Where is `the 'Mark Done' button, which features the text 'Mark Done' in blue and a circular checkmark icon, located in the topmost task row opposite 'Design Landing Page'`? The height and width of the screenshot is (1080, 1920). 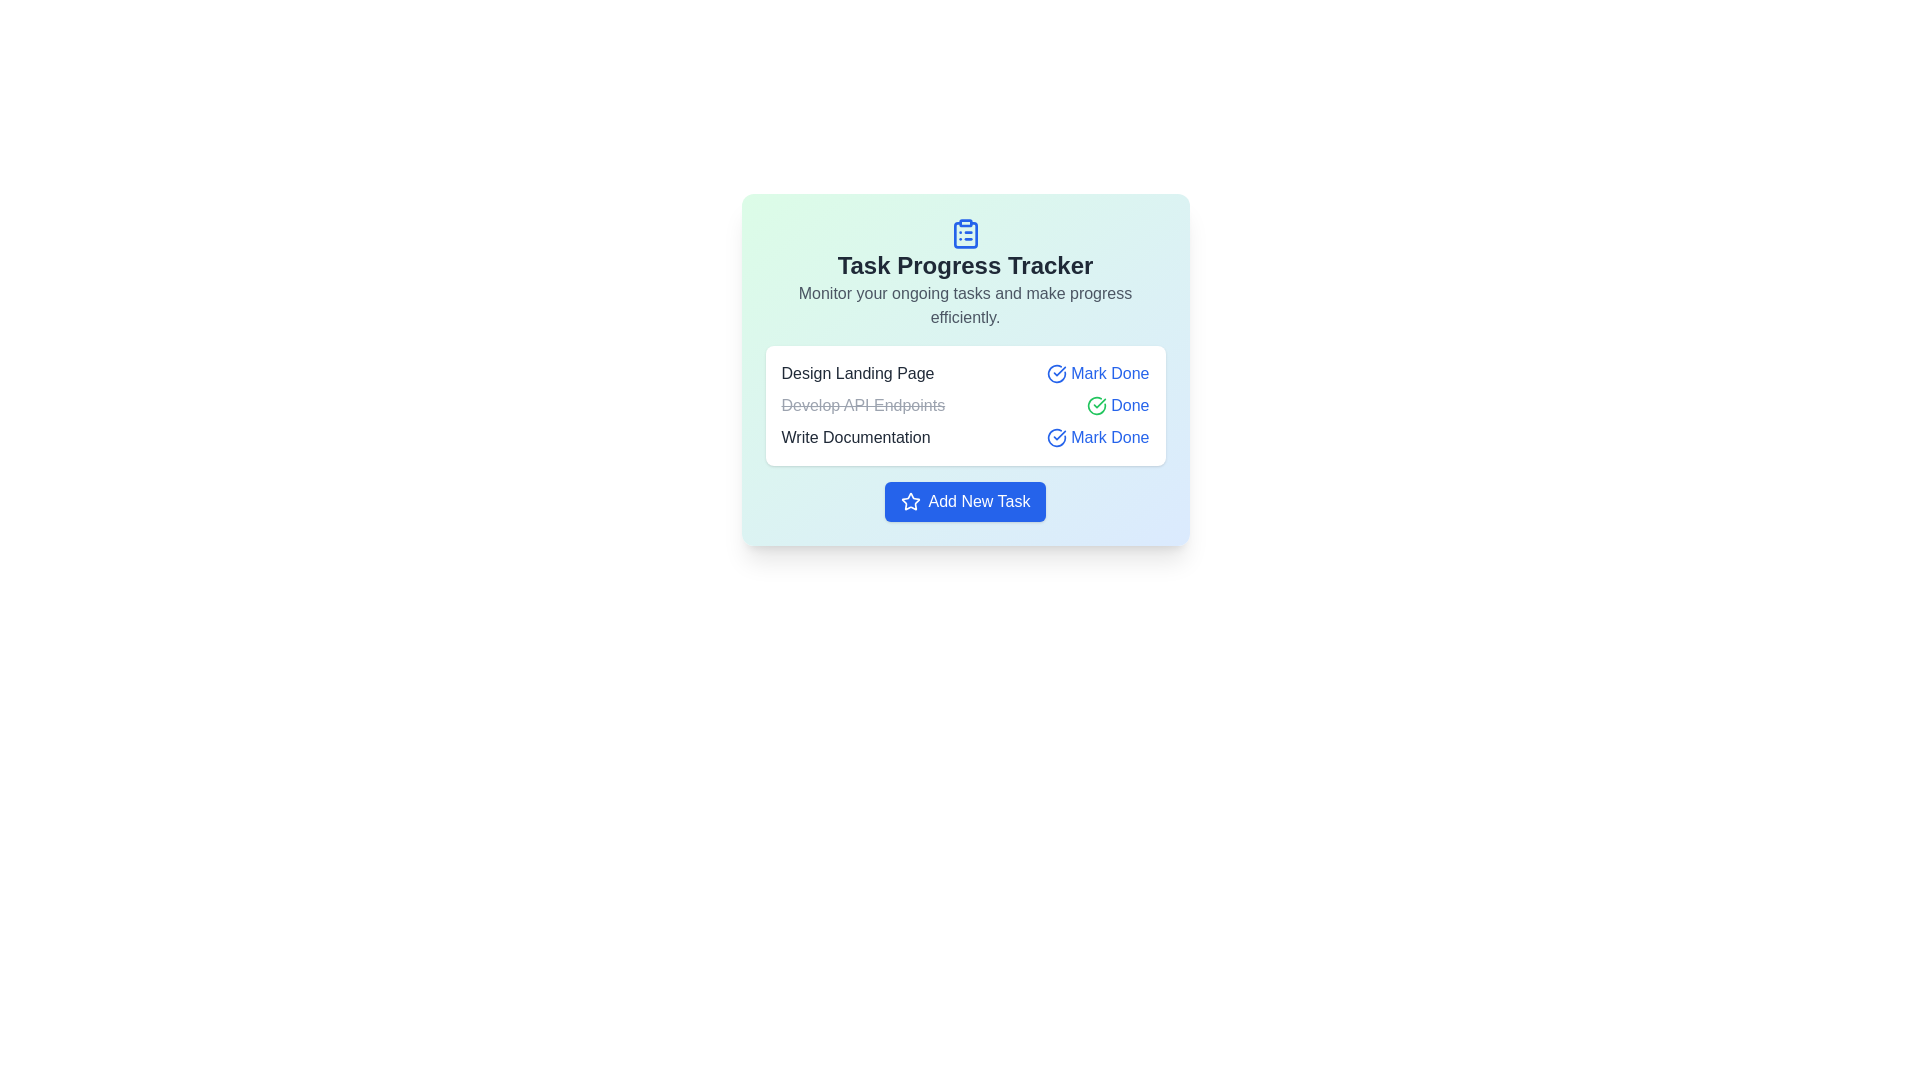
the 'Mark Done' button, which features the text 'Mark Done' in blue and a circular checkmark icon, located in the topmost task row opposite 'Design Landing Page' is located at coordinates (1097, 374).